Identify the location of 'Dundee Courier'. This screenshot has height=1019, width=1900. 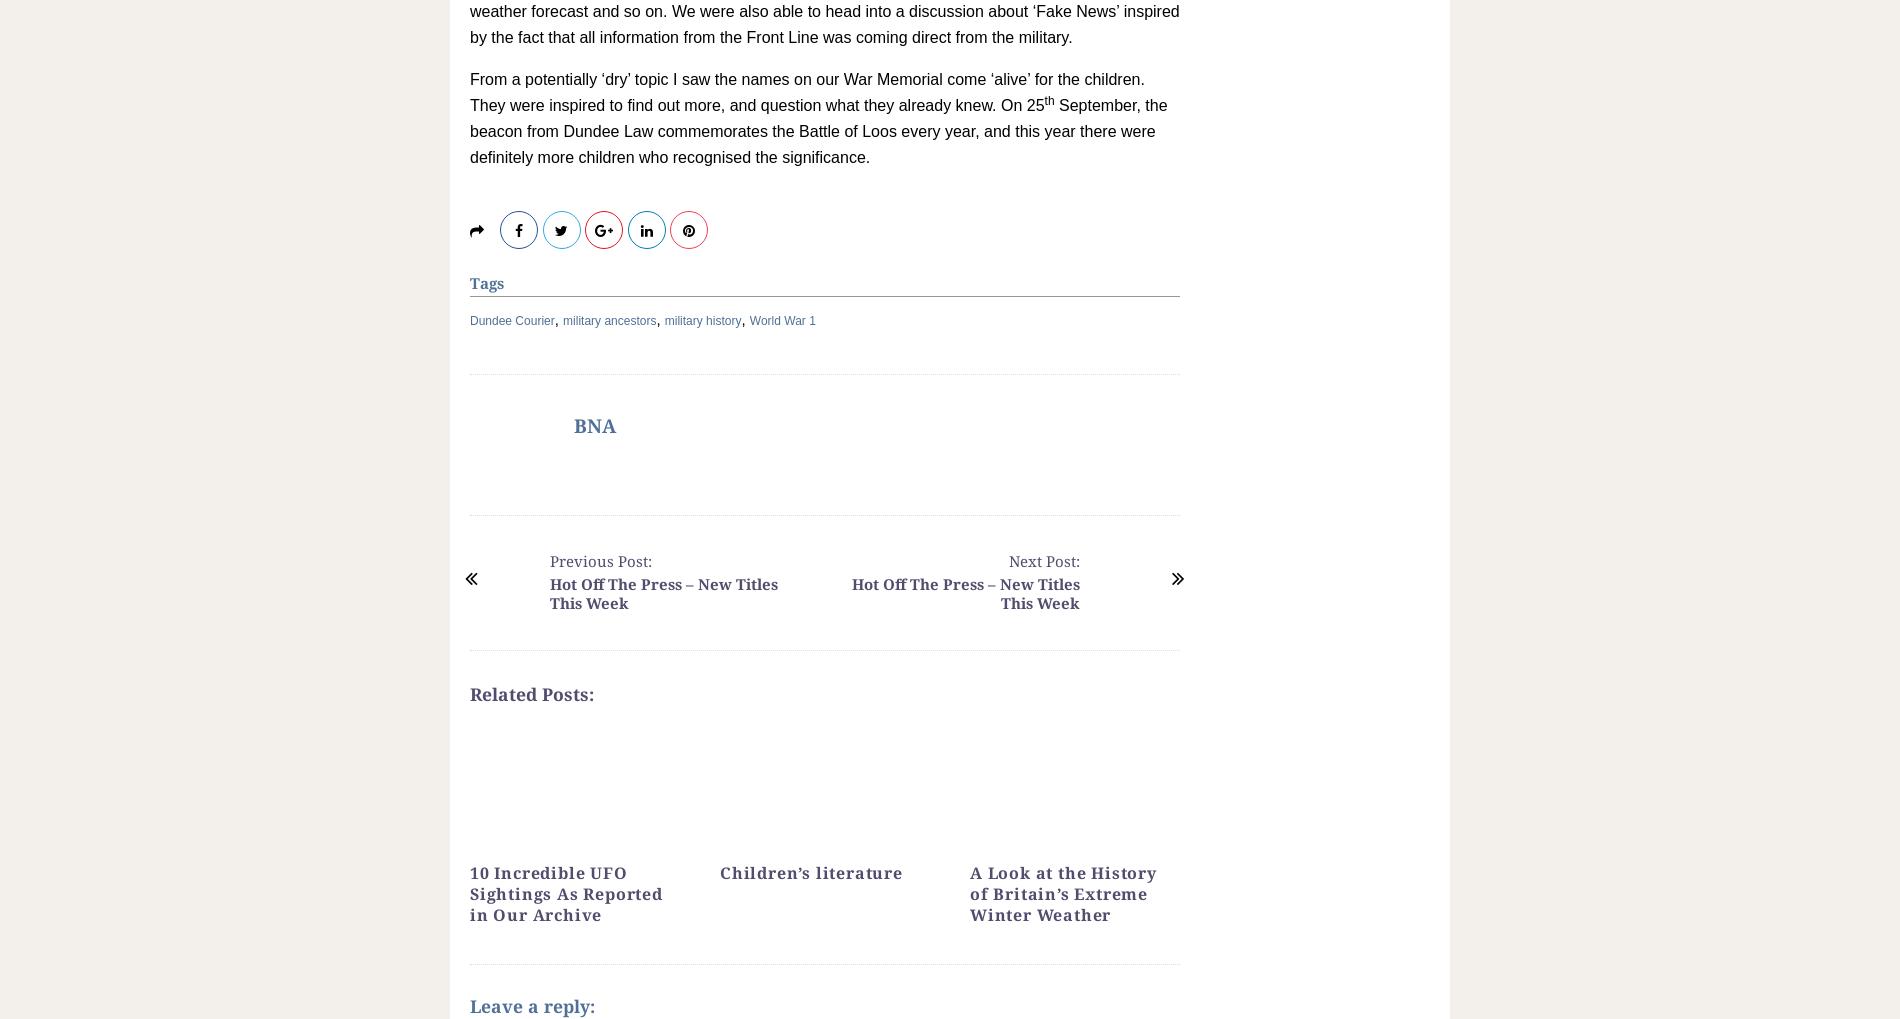
(512, 319).